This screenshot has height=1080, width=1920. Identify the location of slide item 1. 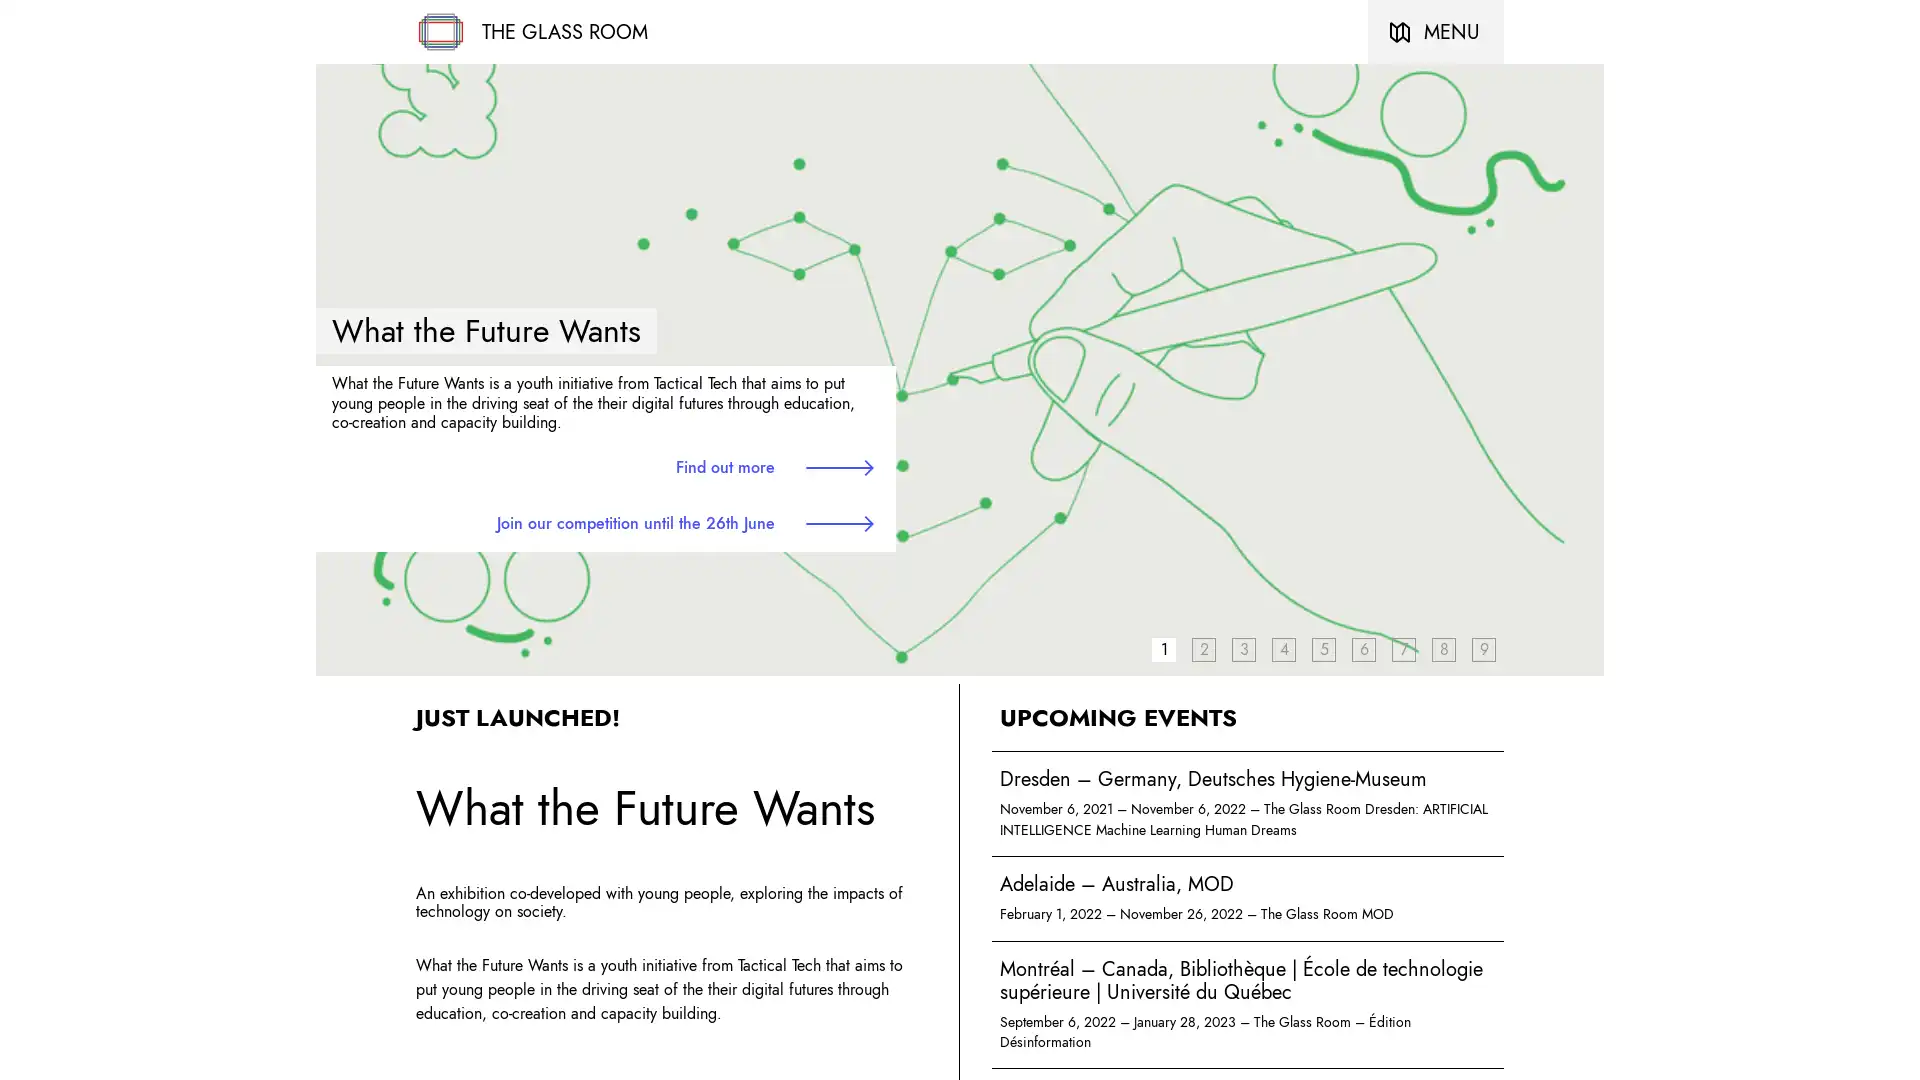
(1163, 648).